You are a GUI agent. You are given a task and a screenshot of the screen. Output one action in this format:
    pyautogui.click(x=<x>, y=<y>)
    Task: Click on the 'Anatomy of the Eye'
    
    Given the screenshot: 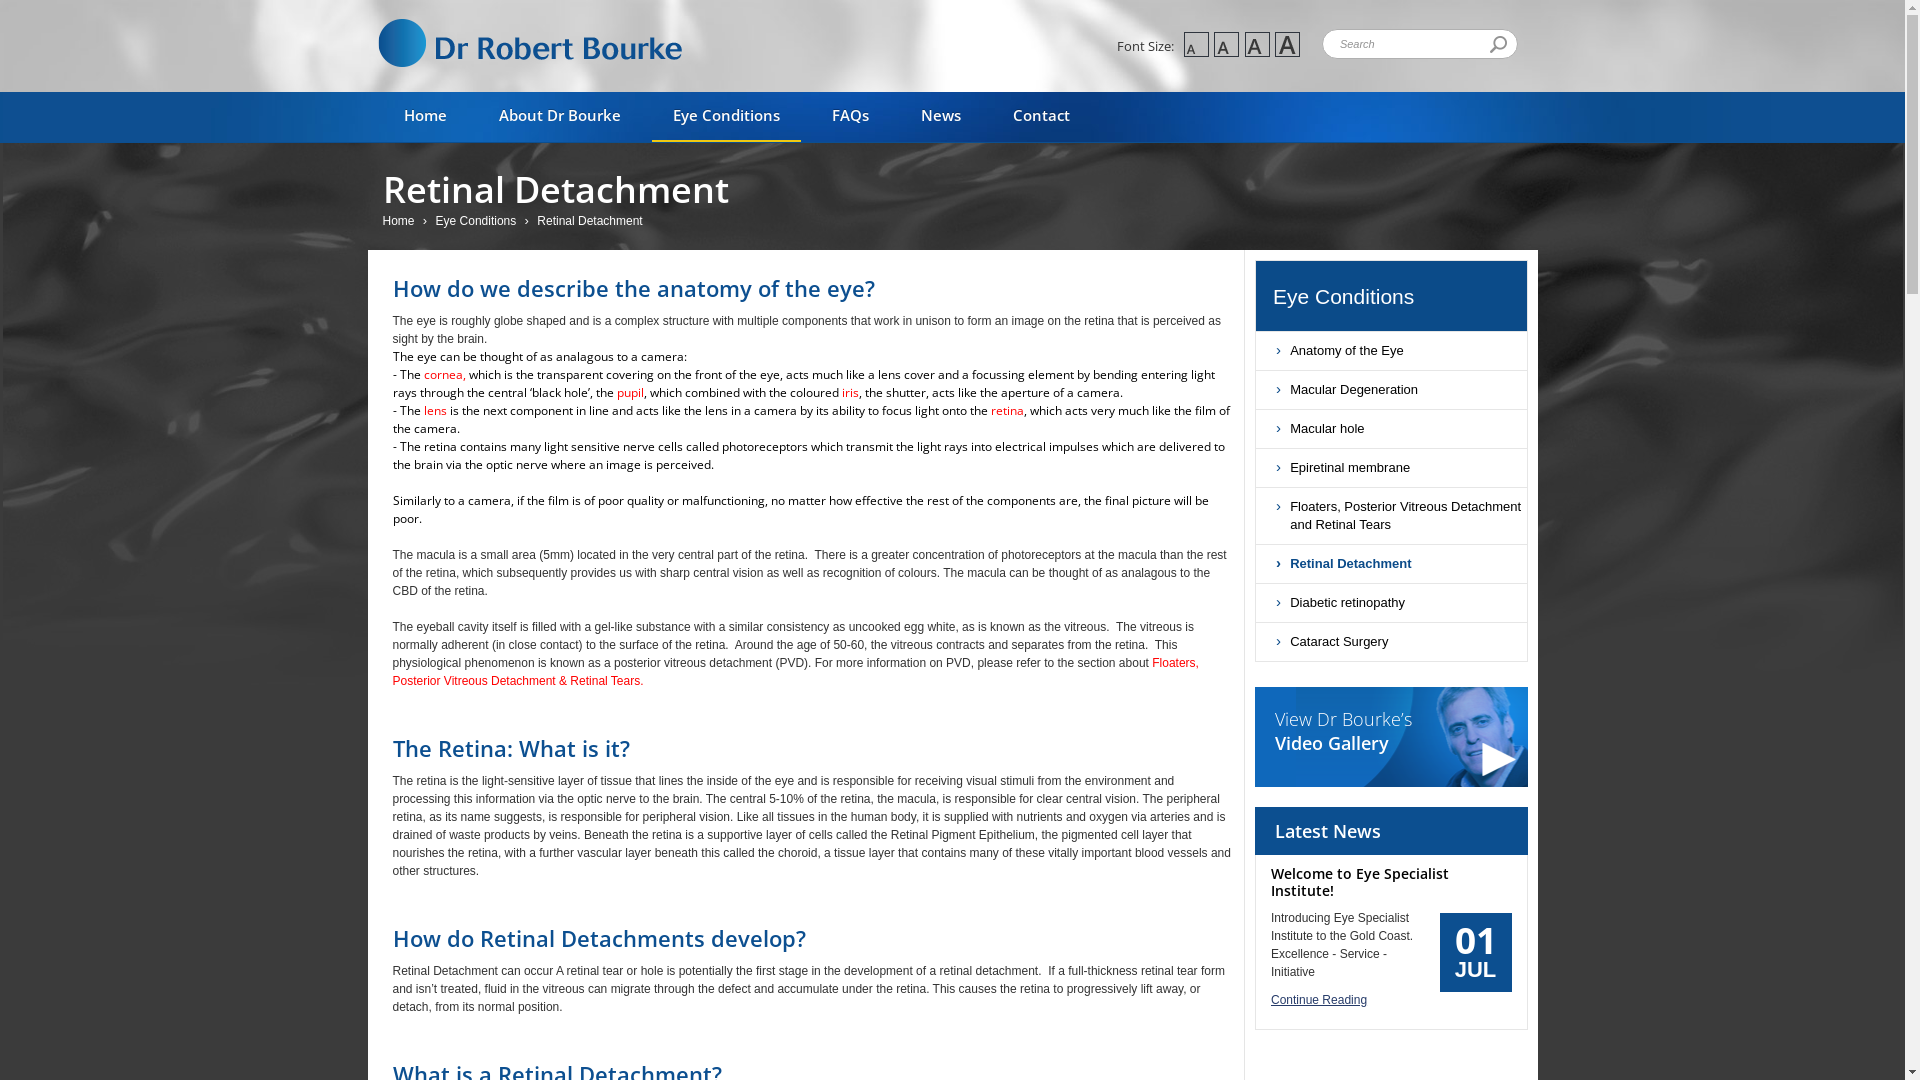 What is the action you would take?
    pyautogui.click(x=1390, y=350)
    